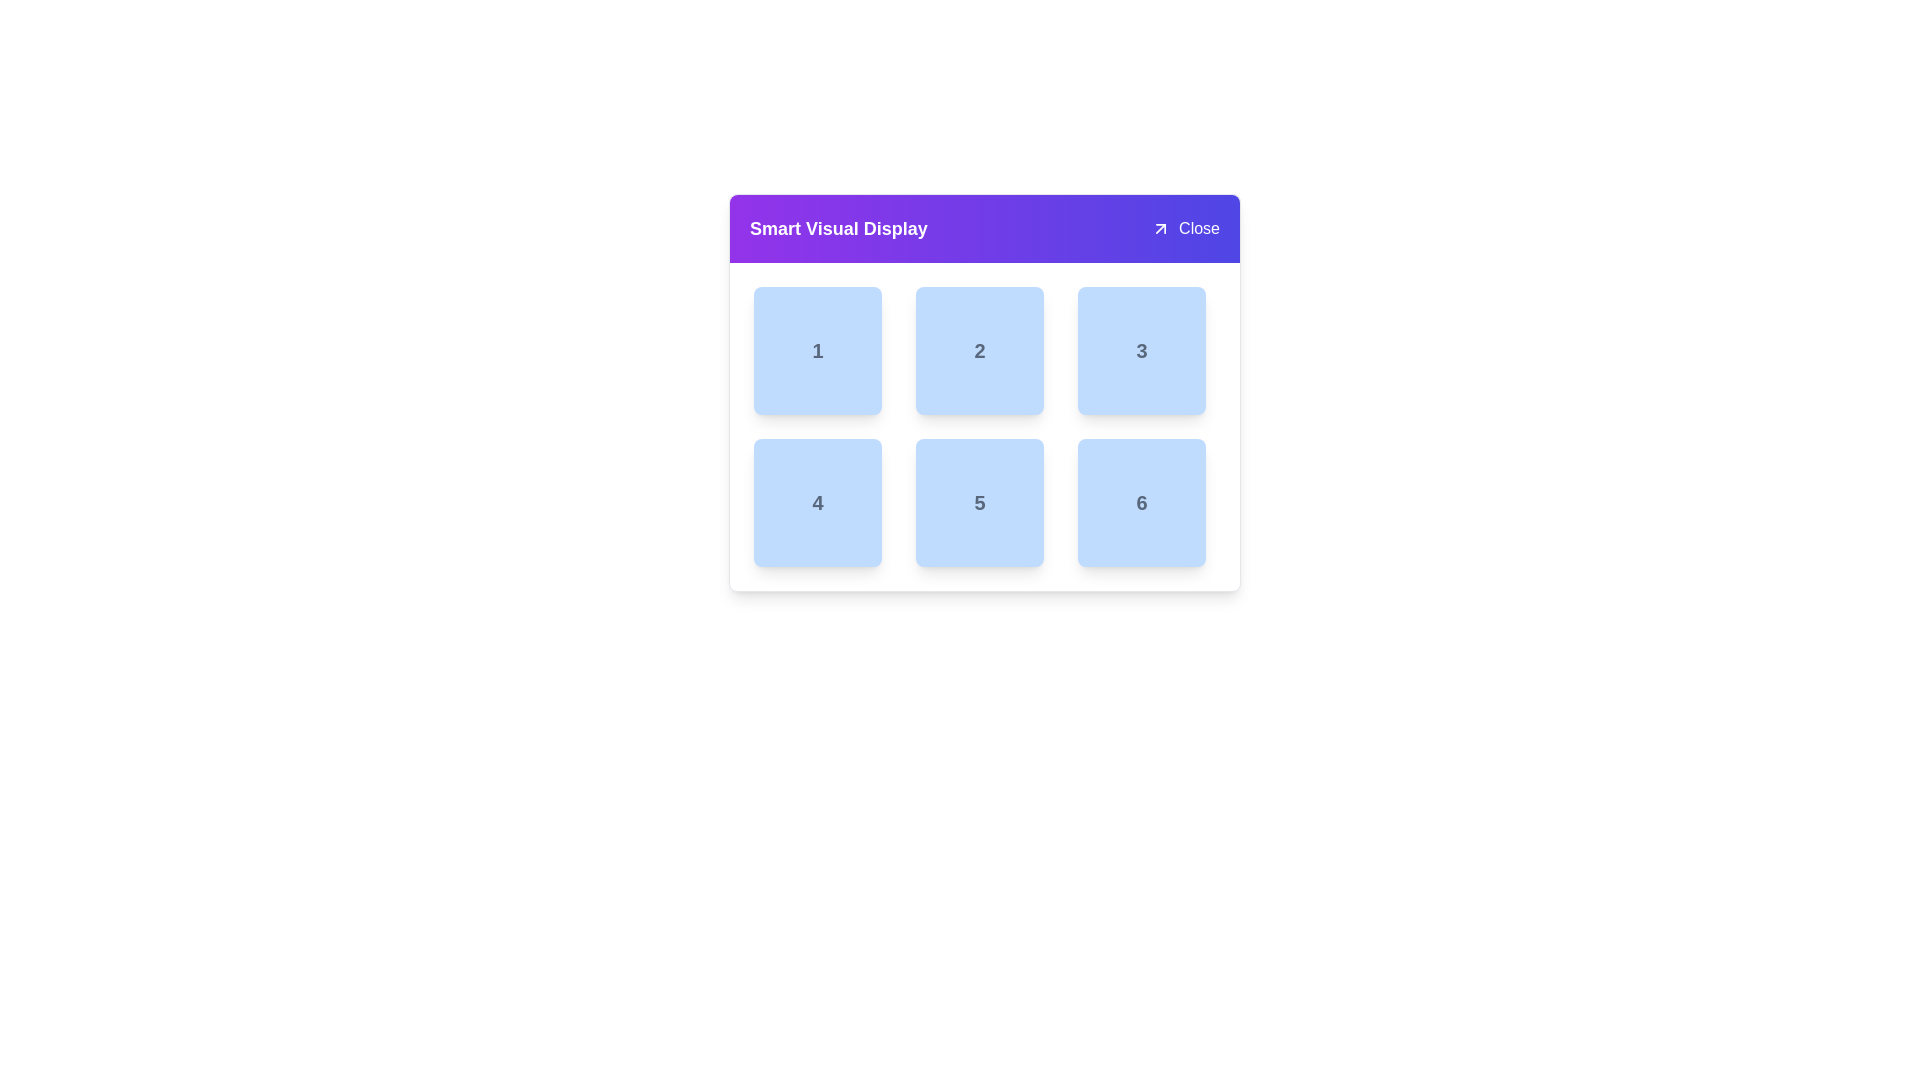  Describe the element at coordinates (979, 350) in the screenshot. I see `text from the label located in the top-center tile of the grid layout, which is part of a card-style interface within a rounded blue square tile` at that location.